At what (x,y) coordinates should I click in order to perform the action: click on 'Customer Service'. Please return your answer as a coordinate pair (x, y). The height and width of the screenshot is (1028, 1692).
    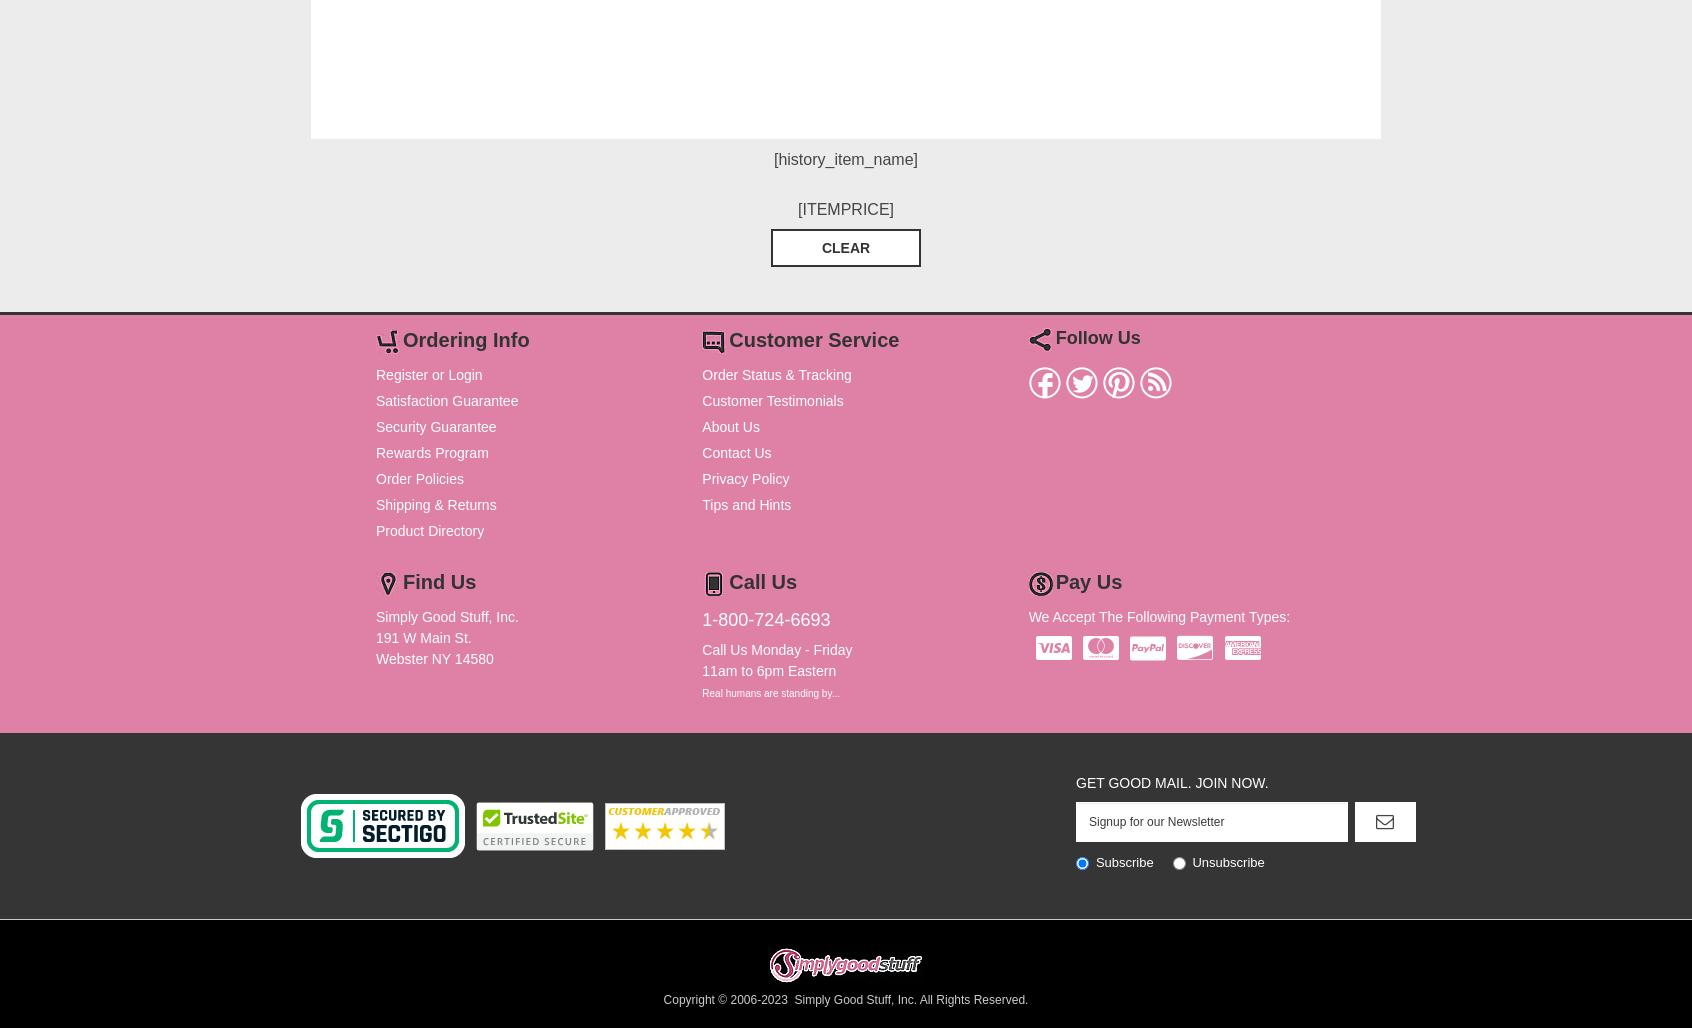
    Looking at the image, I should click on (728, 338).